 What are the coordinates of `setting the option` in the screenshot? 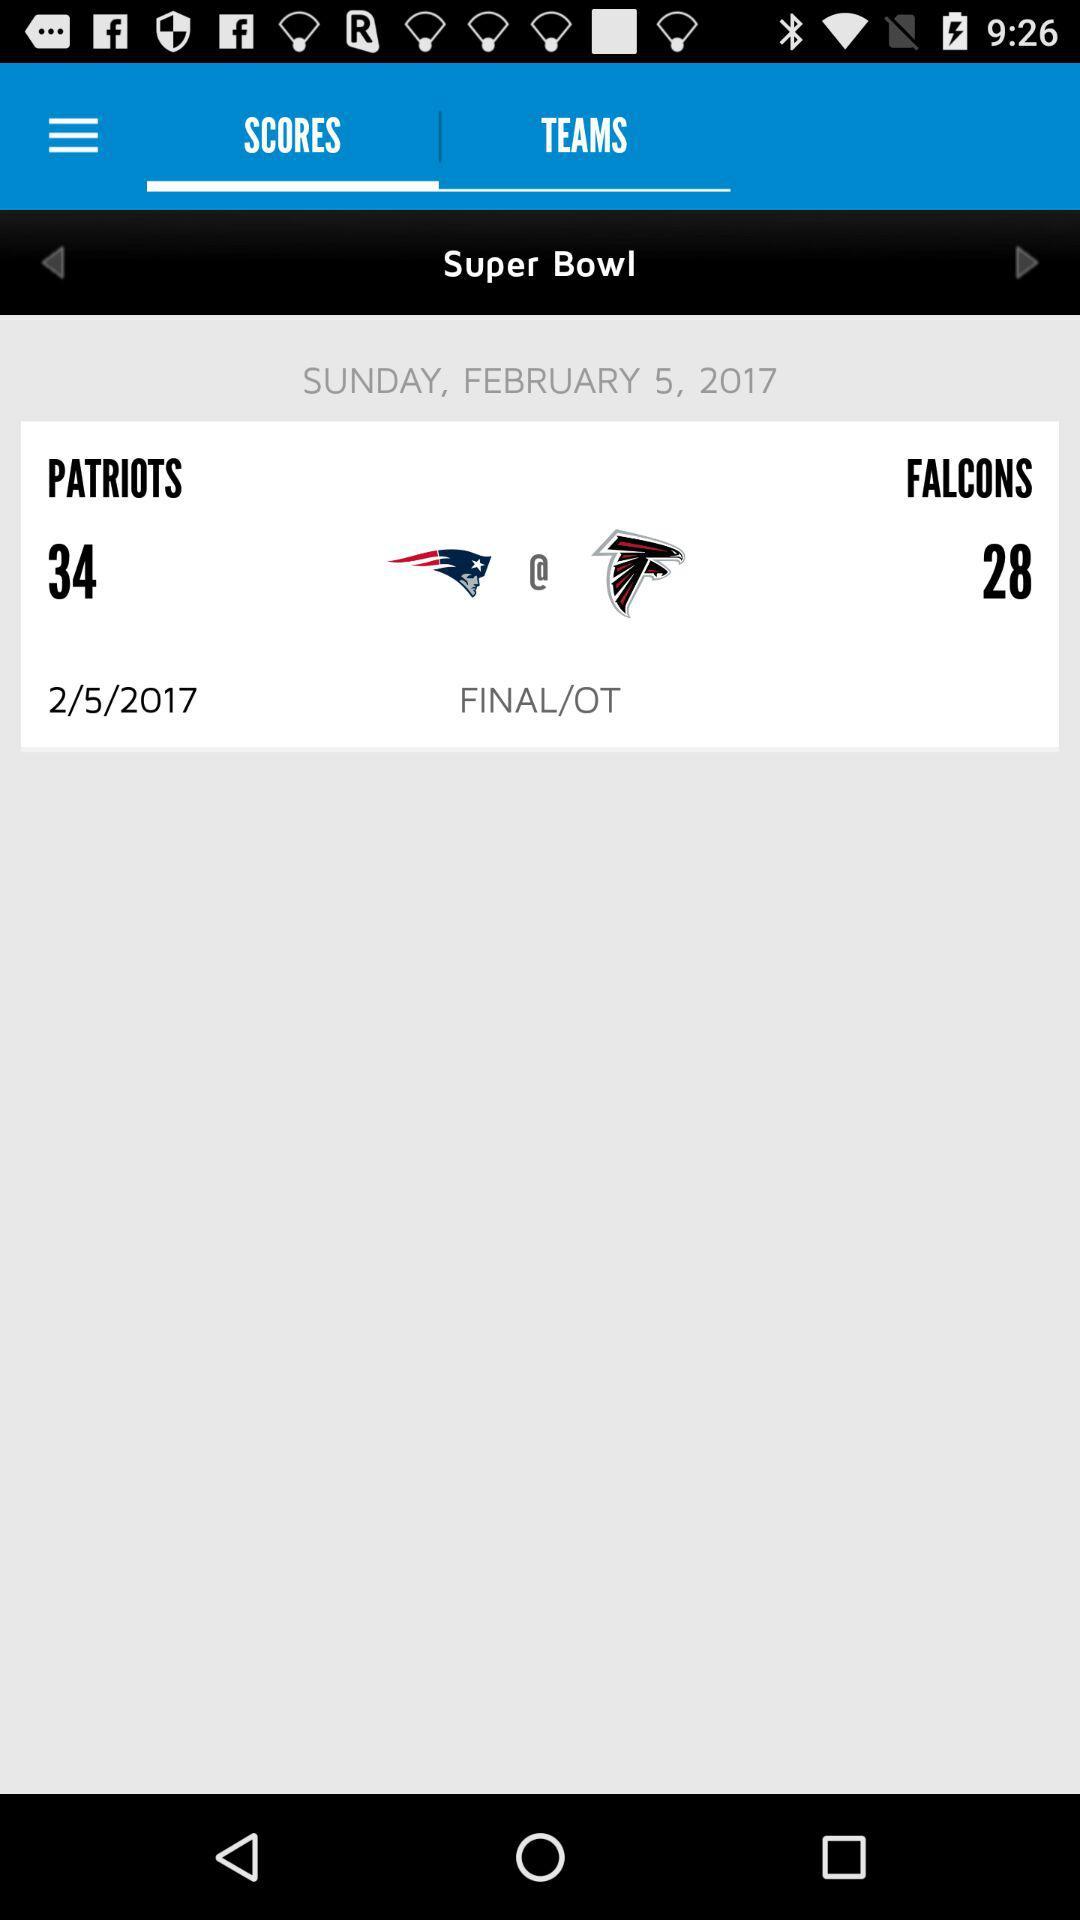 It's located at (72, 135).